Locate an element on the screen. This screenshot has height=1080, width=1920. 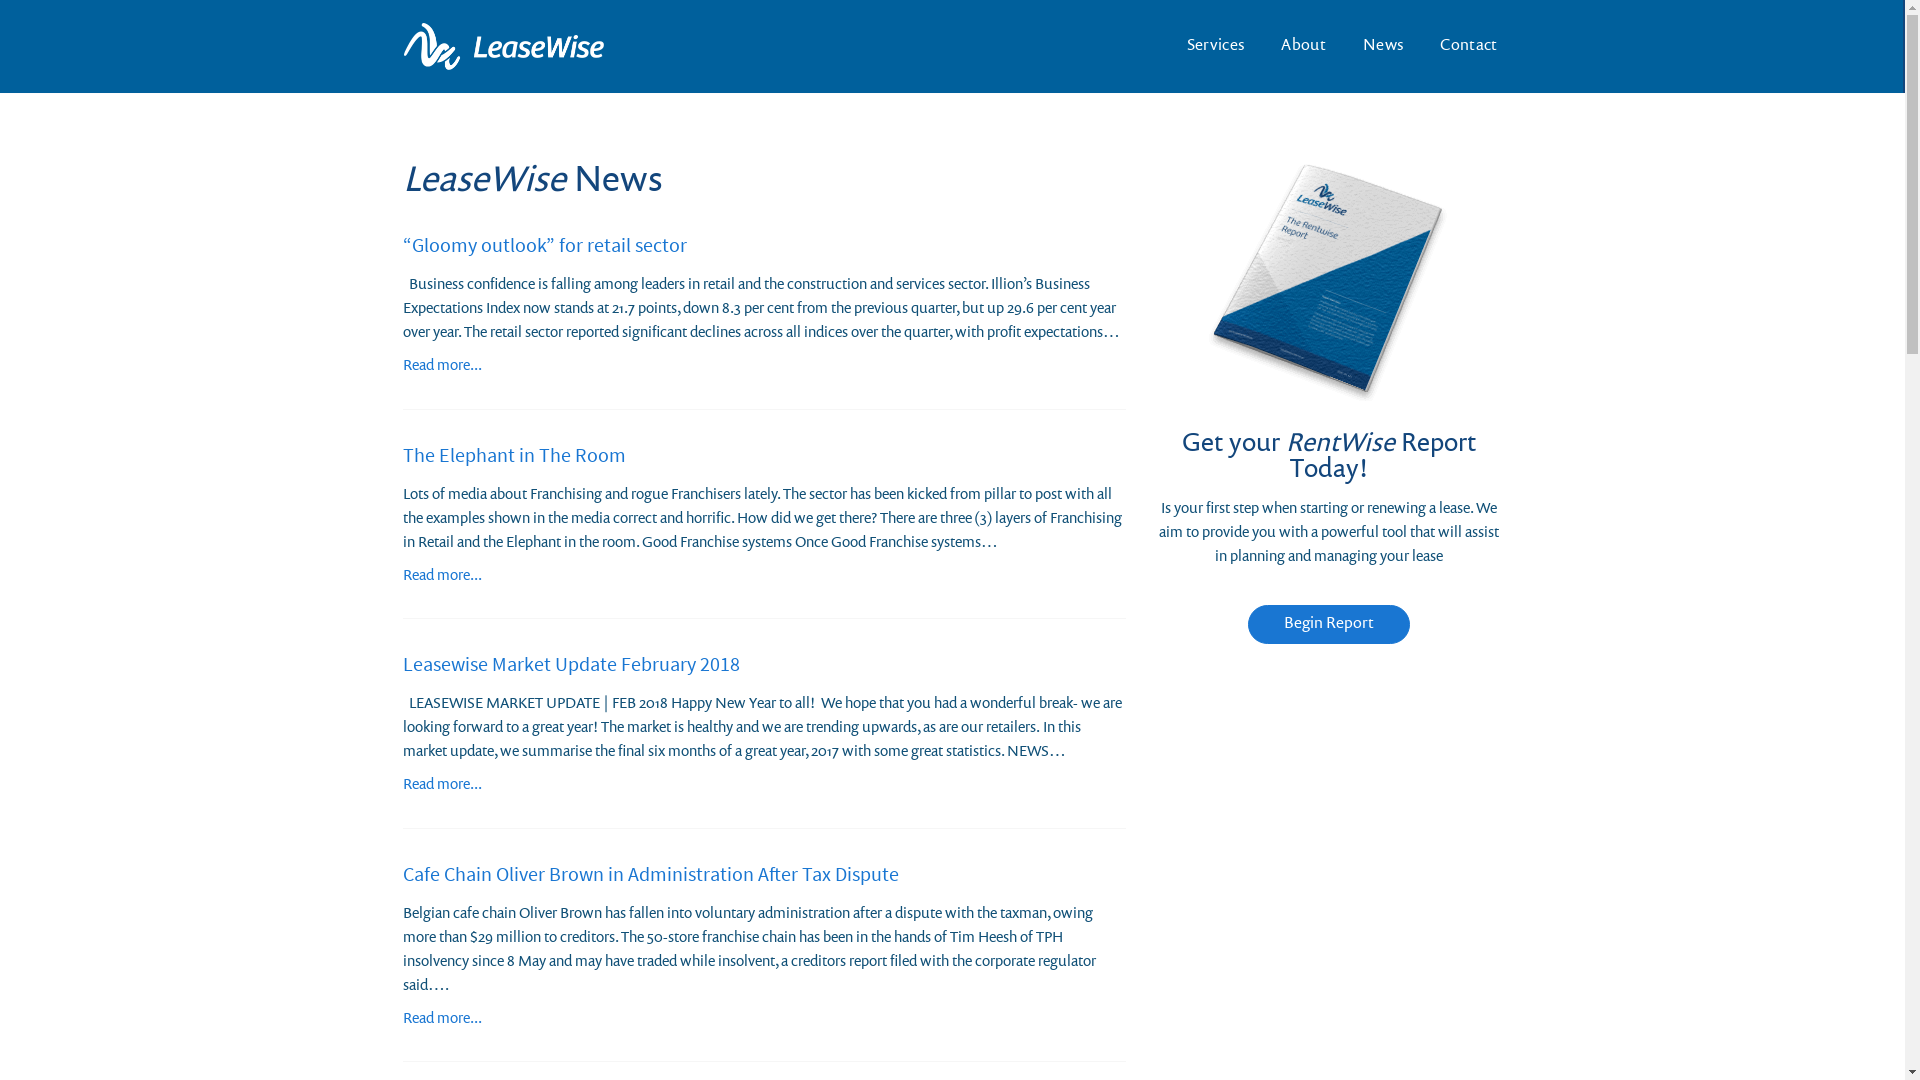
'News' is located at coordinates (1381, 45).